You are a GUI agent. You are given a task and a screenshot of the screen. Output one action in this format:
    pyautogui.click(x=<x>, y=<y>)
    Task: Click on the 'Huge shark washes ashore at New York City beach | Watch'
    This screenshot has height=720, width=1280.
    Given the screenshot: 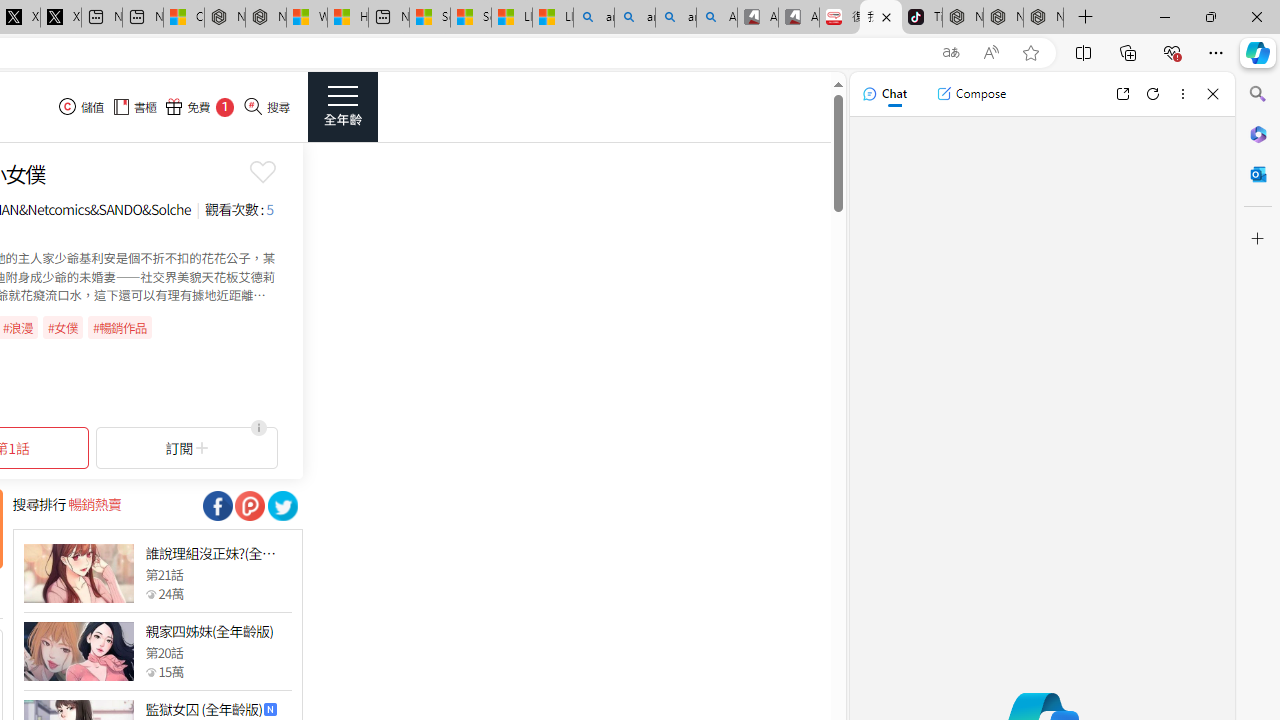 What is the action you would take?
    pyautogui.click(x=348, y=17)
    